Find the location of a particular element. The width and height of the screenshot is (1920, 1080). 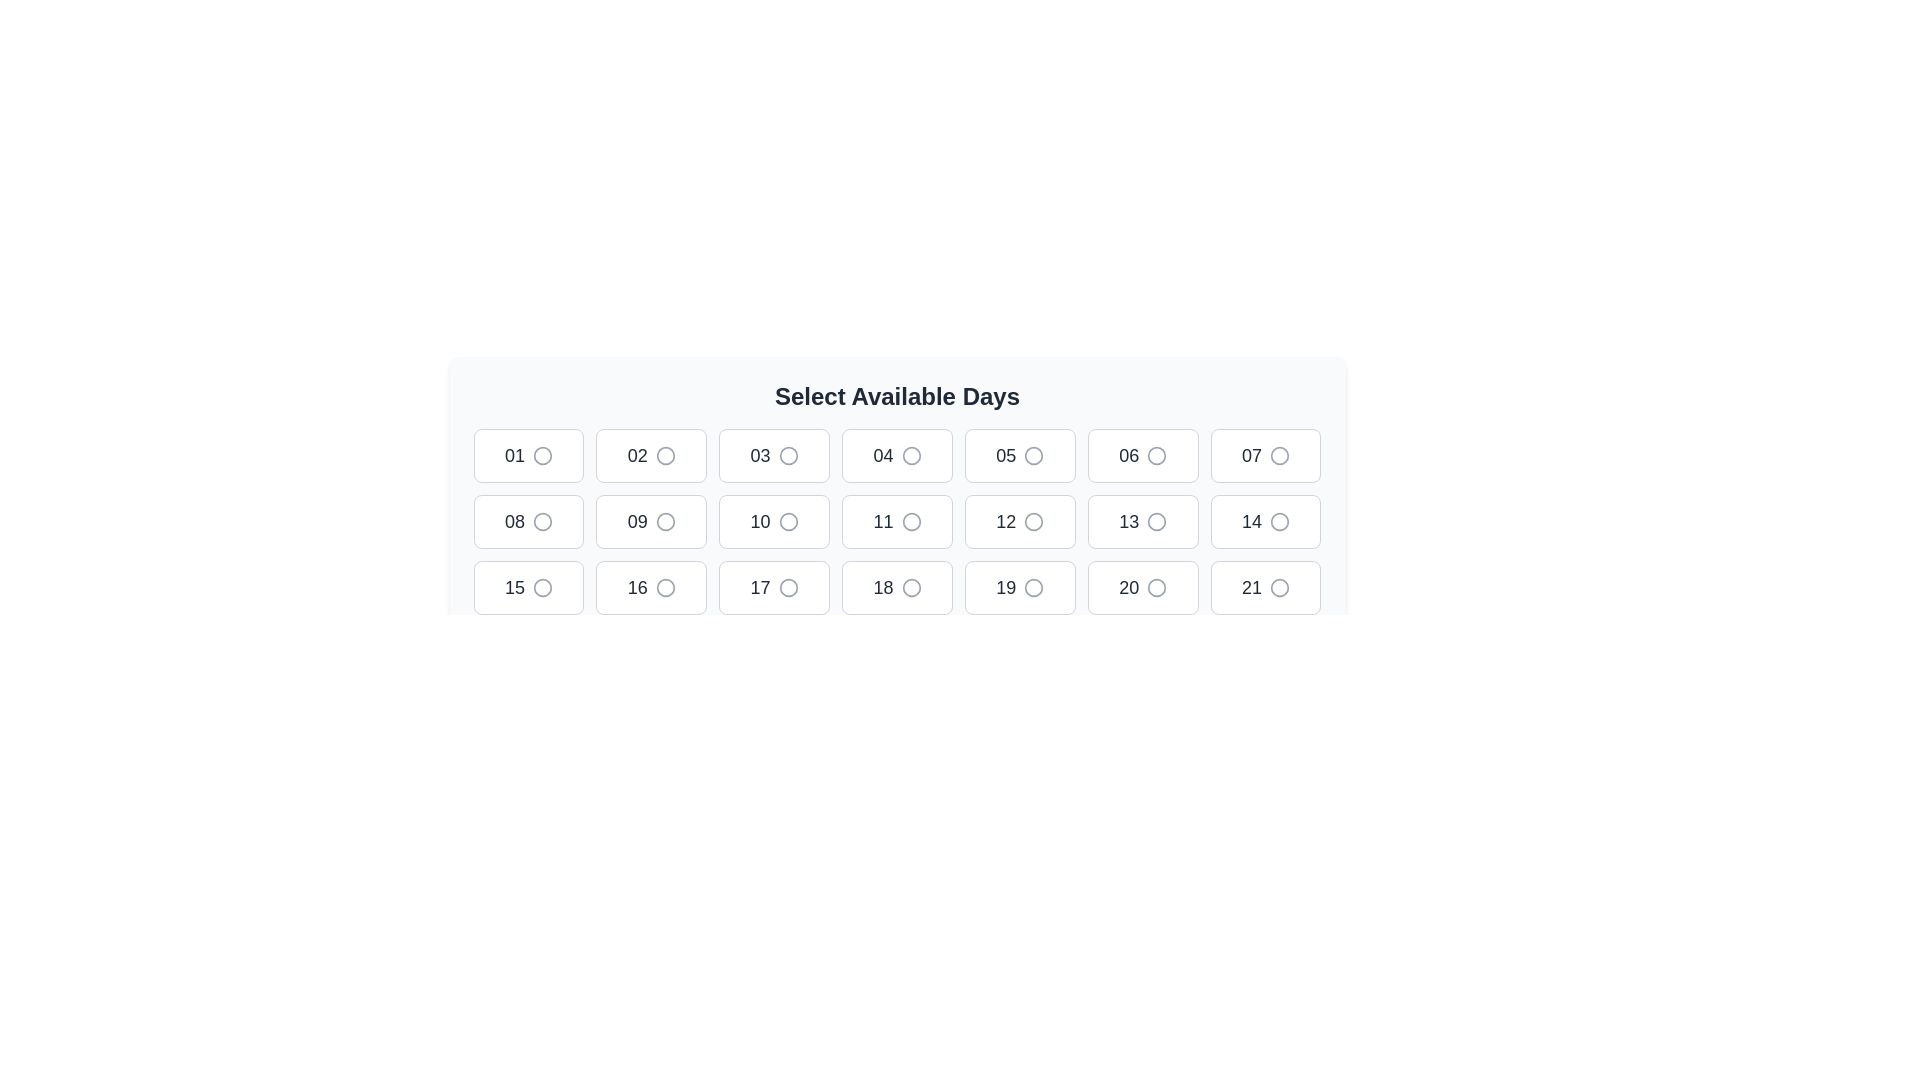

the rectangular button with rounded corners, styled in white with a gray border, containing the number '11' is located at coordinates (896, 520).